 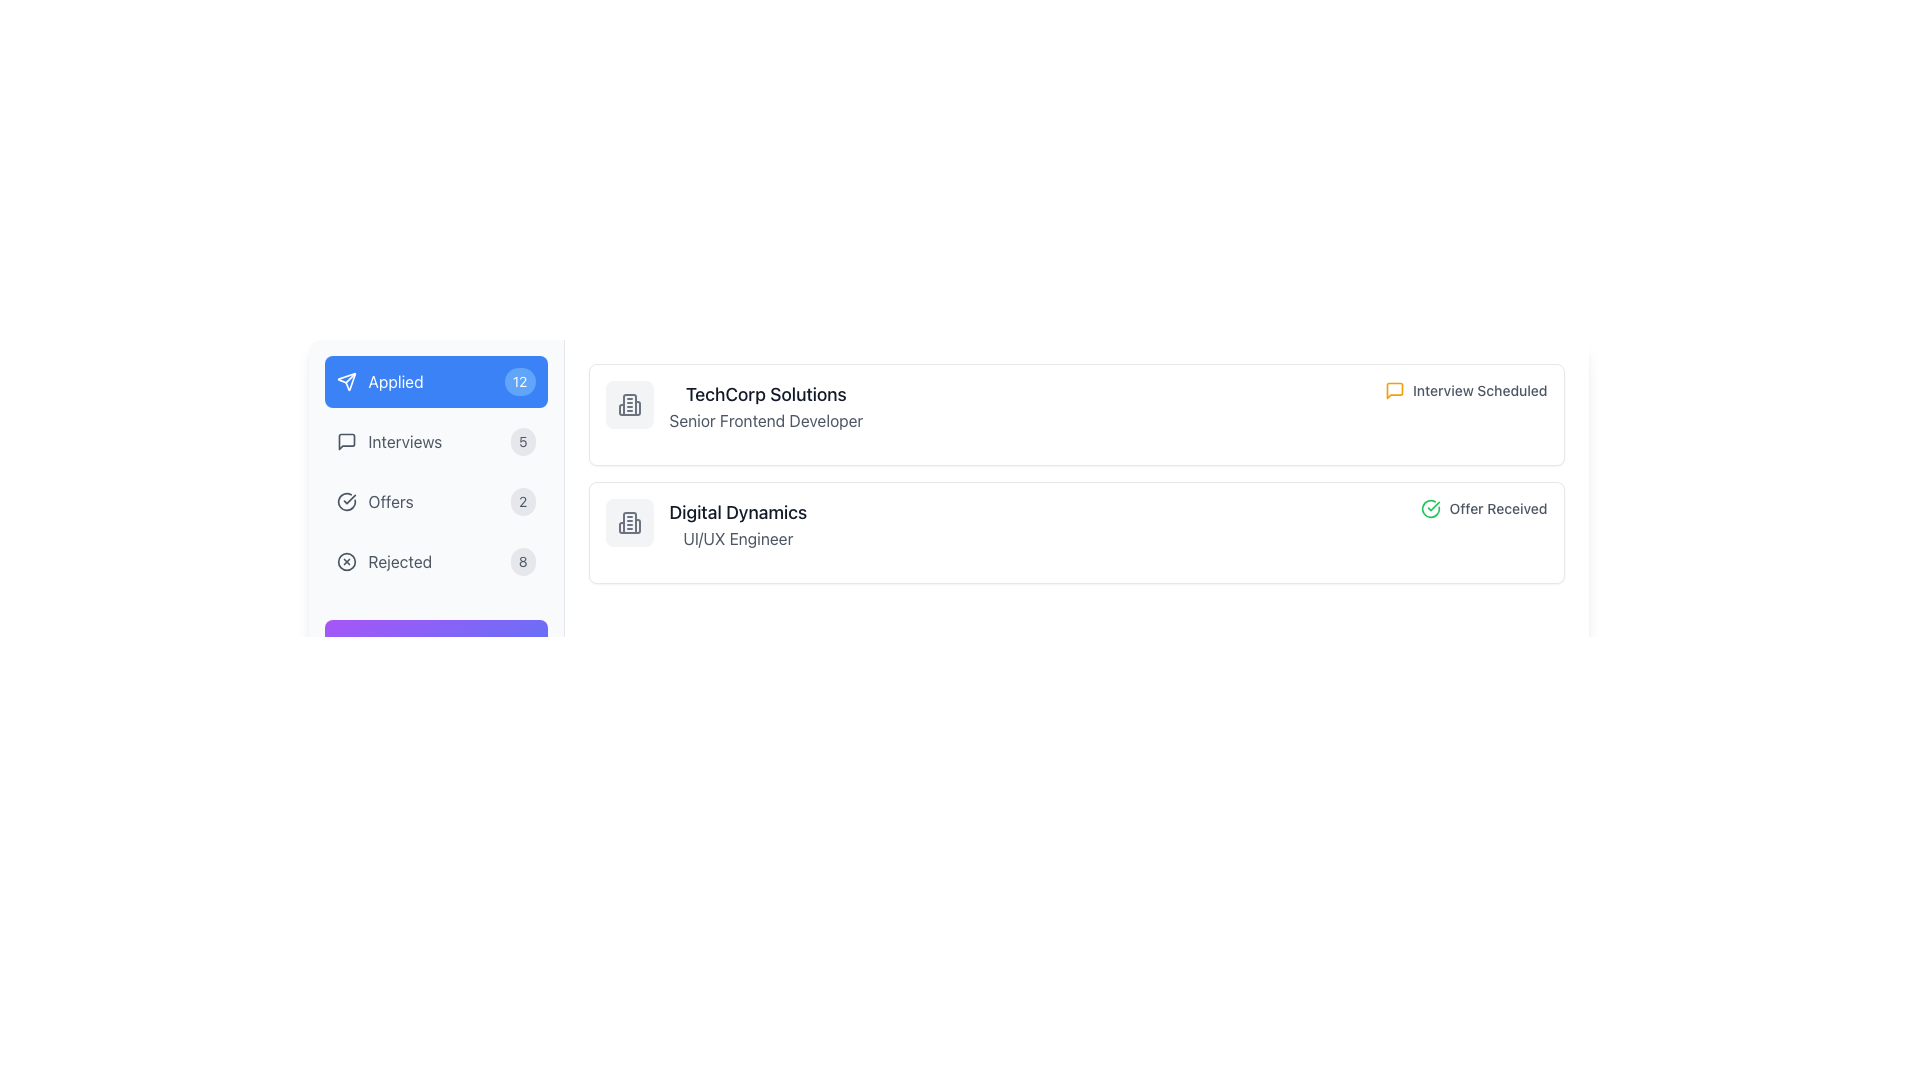 What do you see at coordinates (1498, 508) in the screenshot?
I see `the status indicator label that conveys the receipt of an offer, positioned to the right of a green circular icon with a checkmark` at bounding box center [1498, 508].